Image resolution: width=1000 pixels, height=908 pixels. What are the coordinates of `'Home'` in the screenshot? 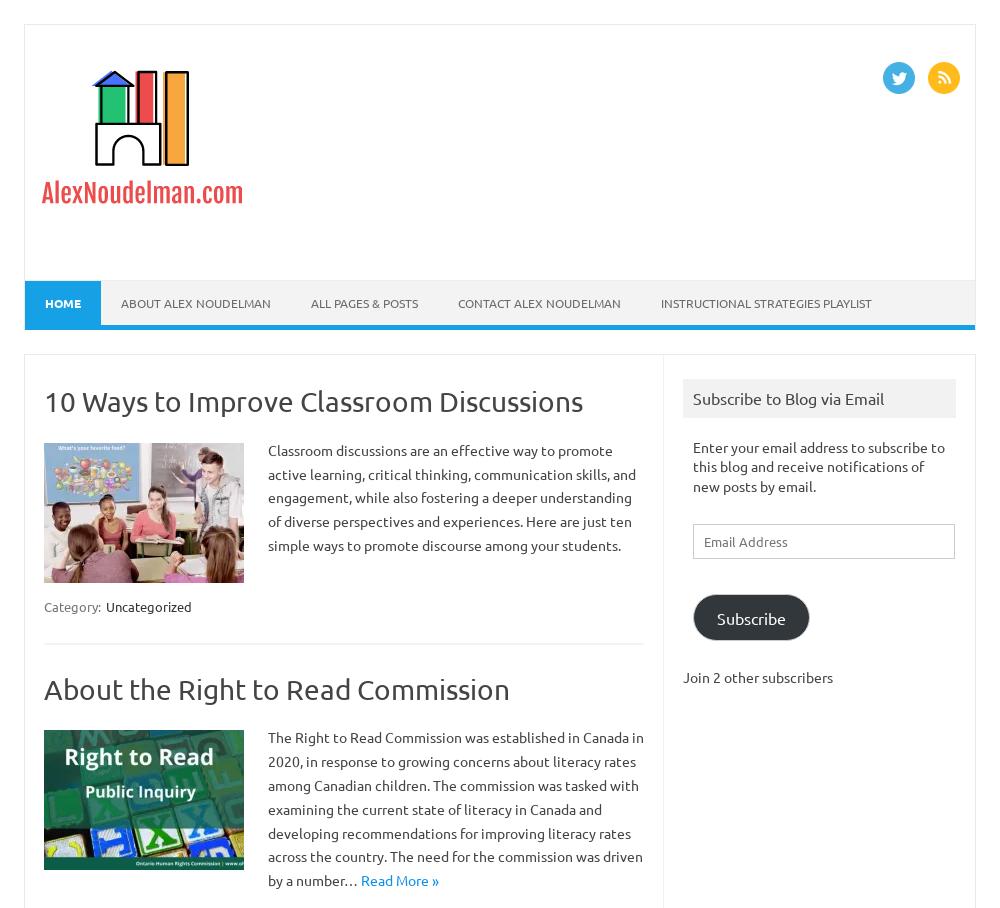 It's located at (45, 302).